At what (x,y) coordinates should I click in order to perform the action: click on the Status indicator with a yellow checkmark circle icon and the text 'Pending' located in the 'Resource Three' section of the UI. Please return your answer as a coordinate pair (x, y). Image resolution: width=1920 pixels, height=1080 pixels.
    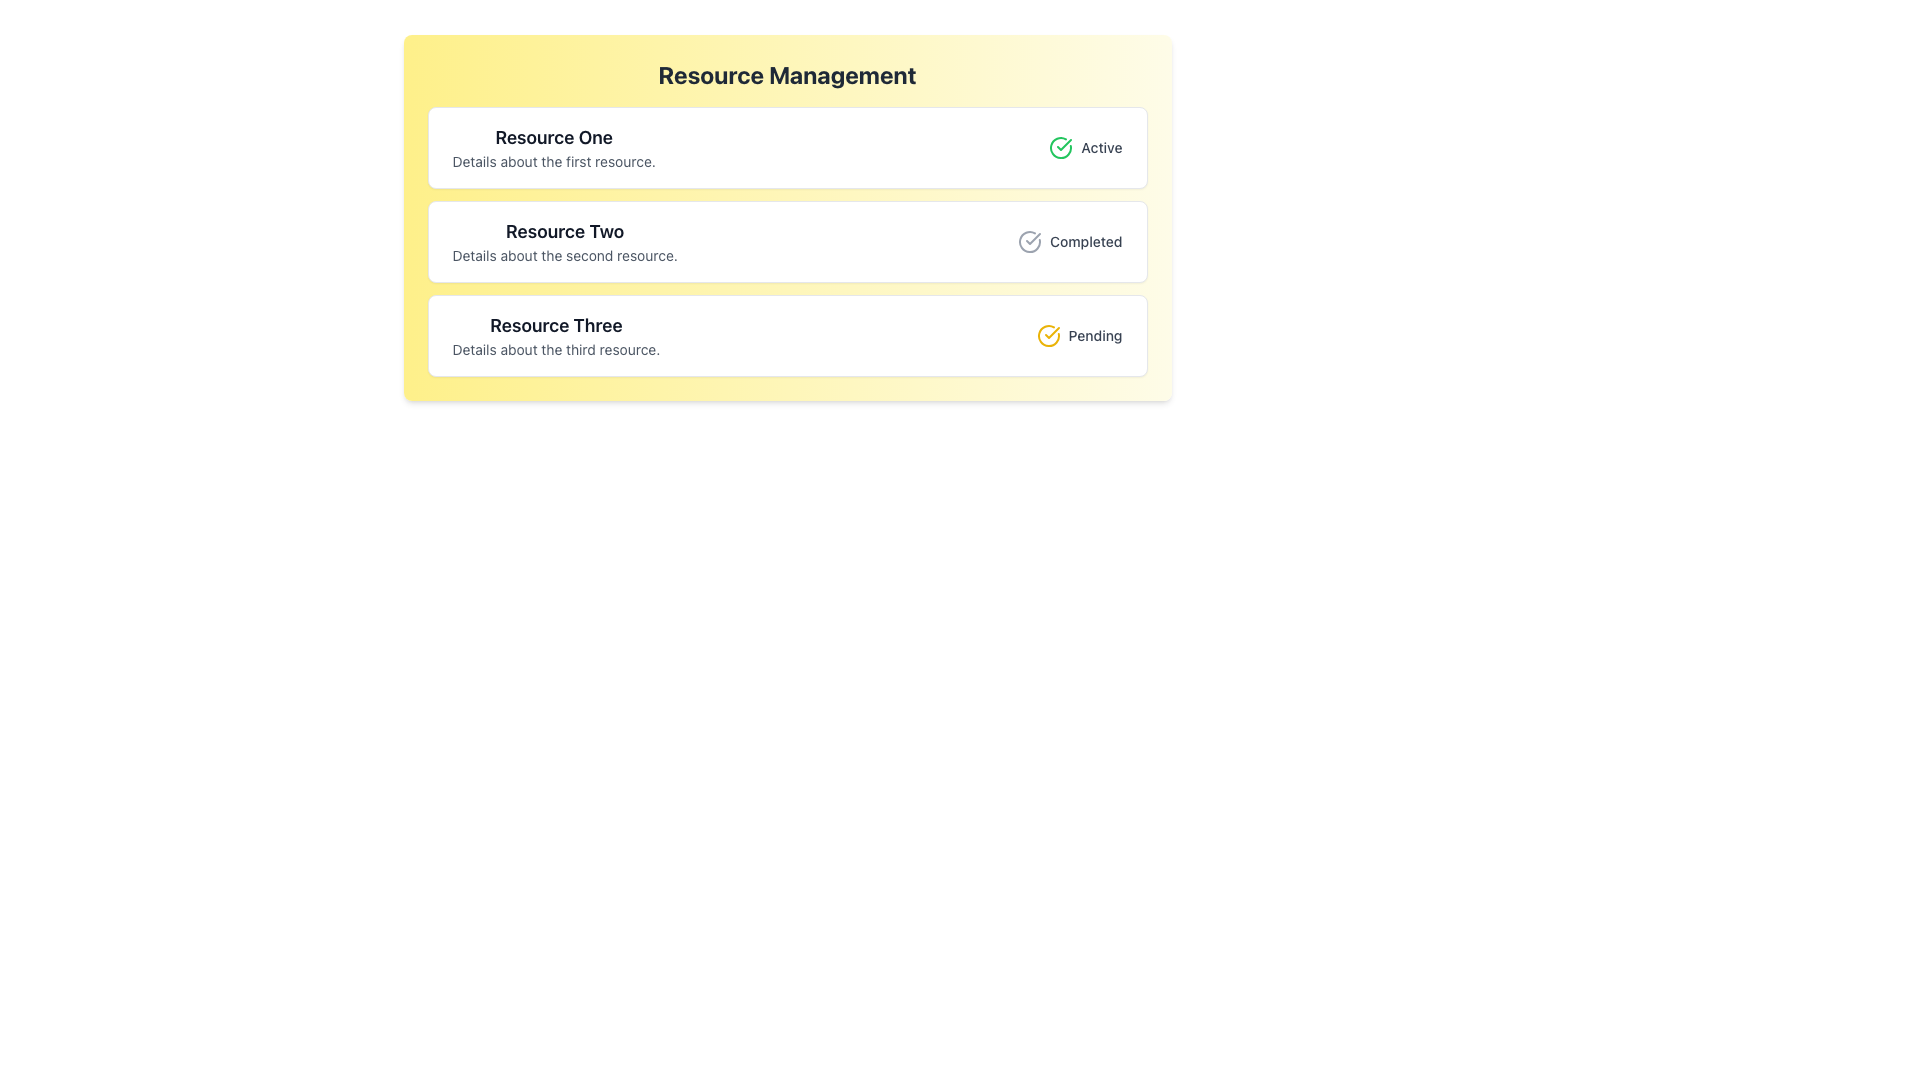
    Looking at the image, I should click on (1078, 334).